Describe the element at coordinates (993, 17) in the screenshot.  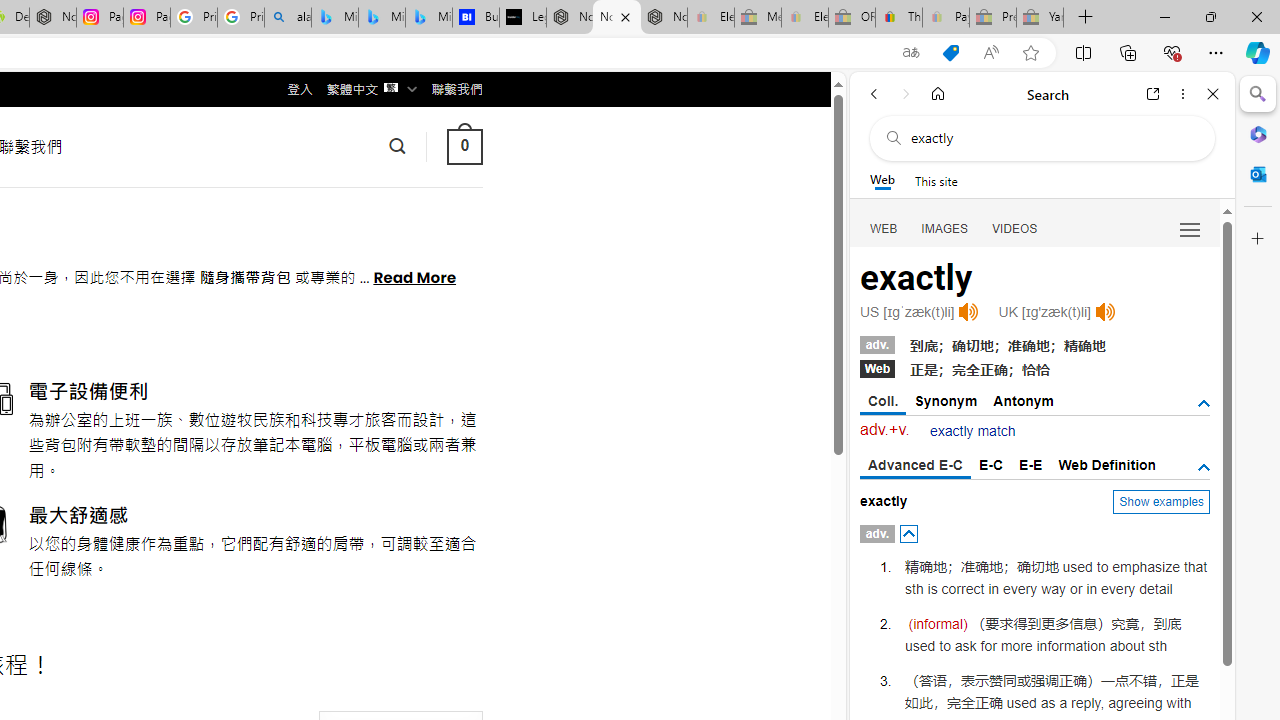
I see `'Press Room - eBay Inc. - Sleeping'` at that location.